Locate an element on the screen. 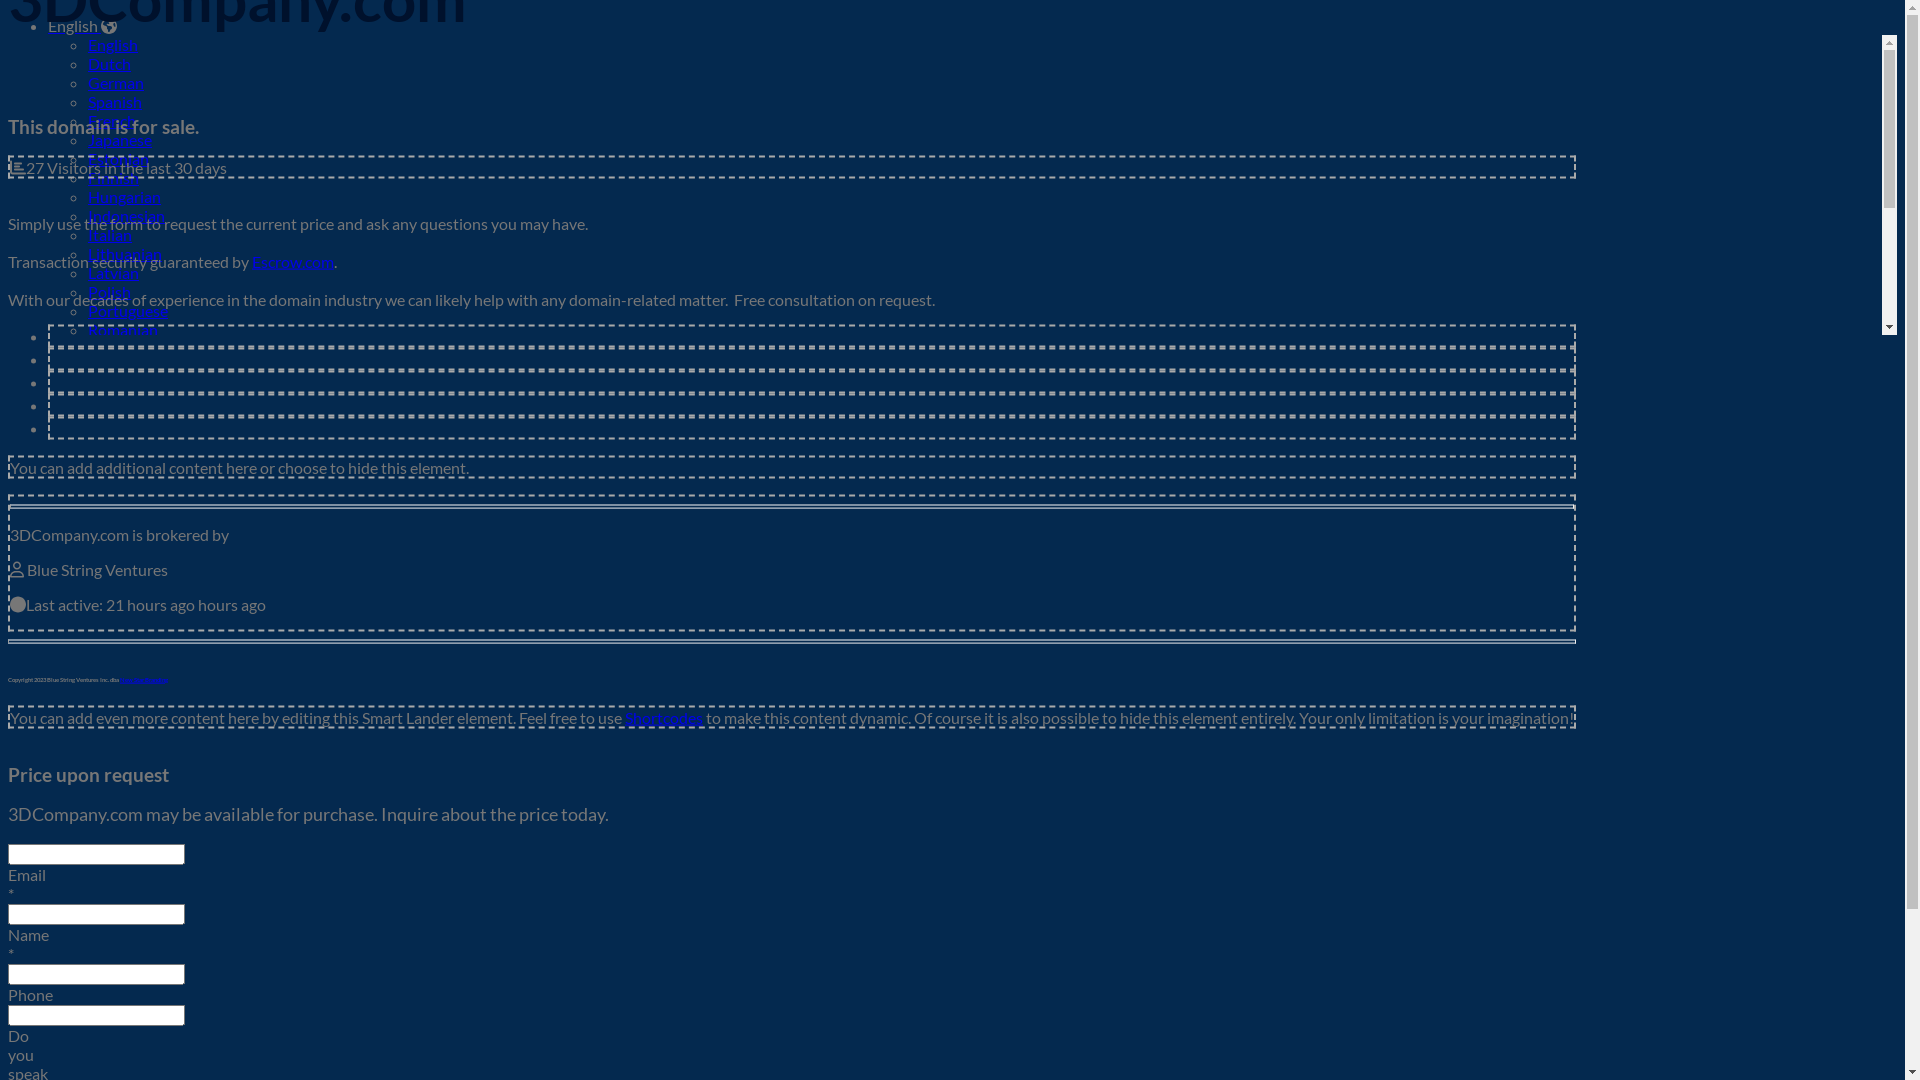  'New Star Branding' is located at coordinates (119, 677).